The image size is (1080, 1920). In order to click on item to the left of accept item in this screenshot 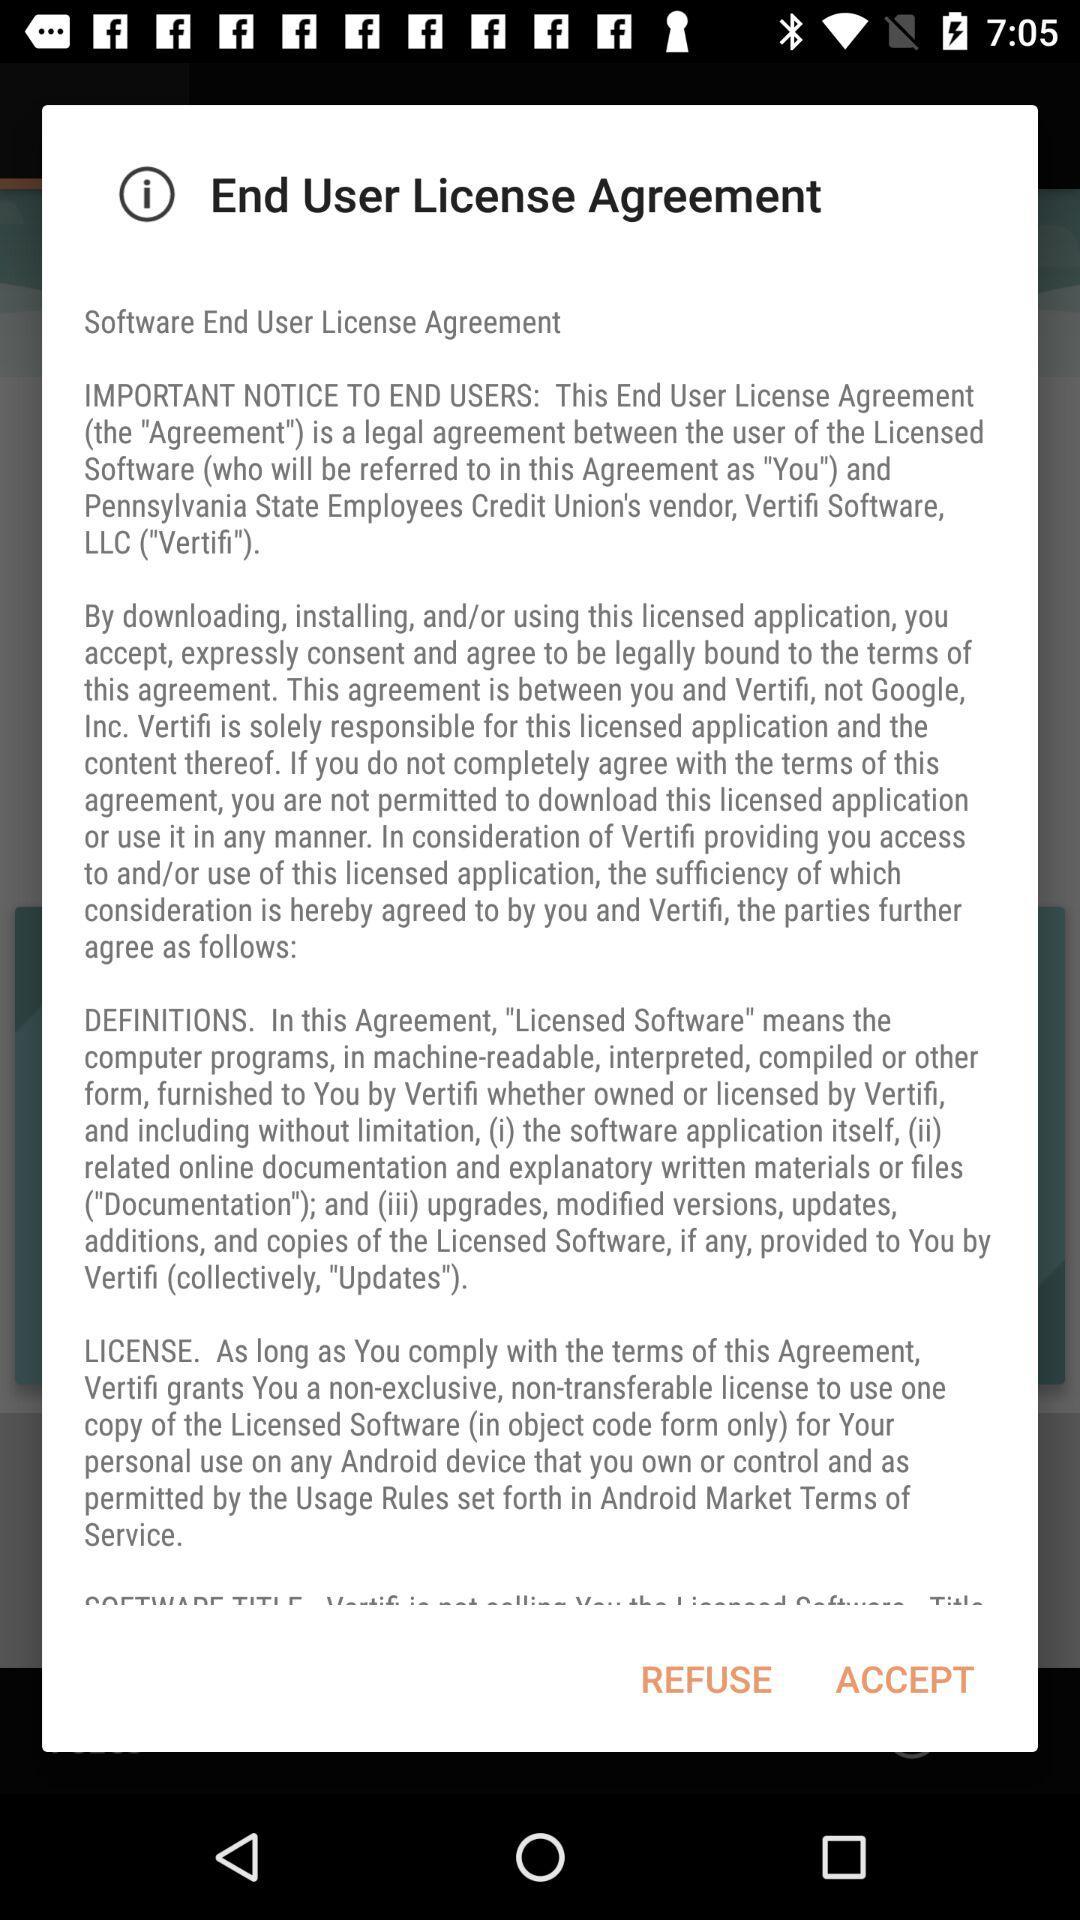, I will do `click(705, 1678)`.